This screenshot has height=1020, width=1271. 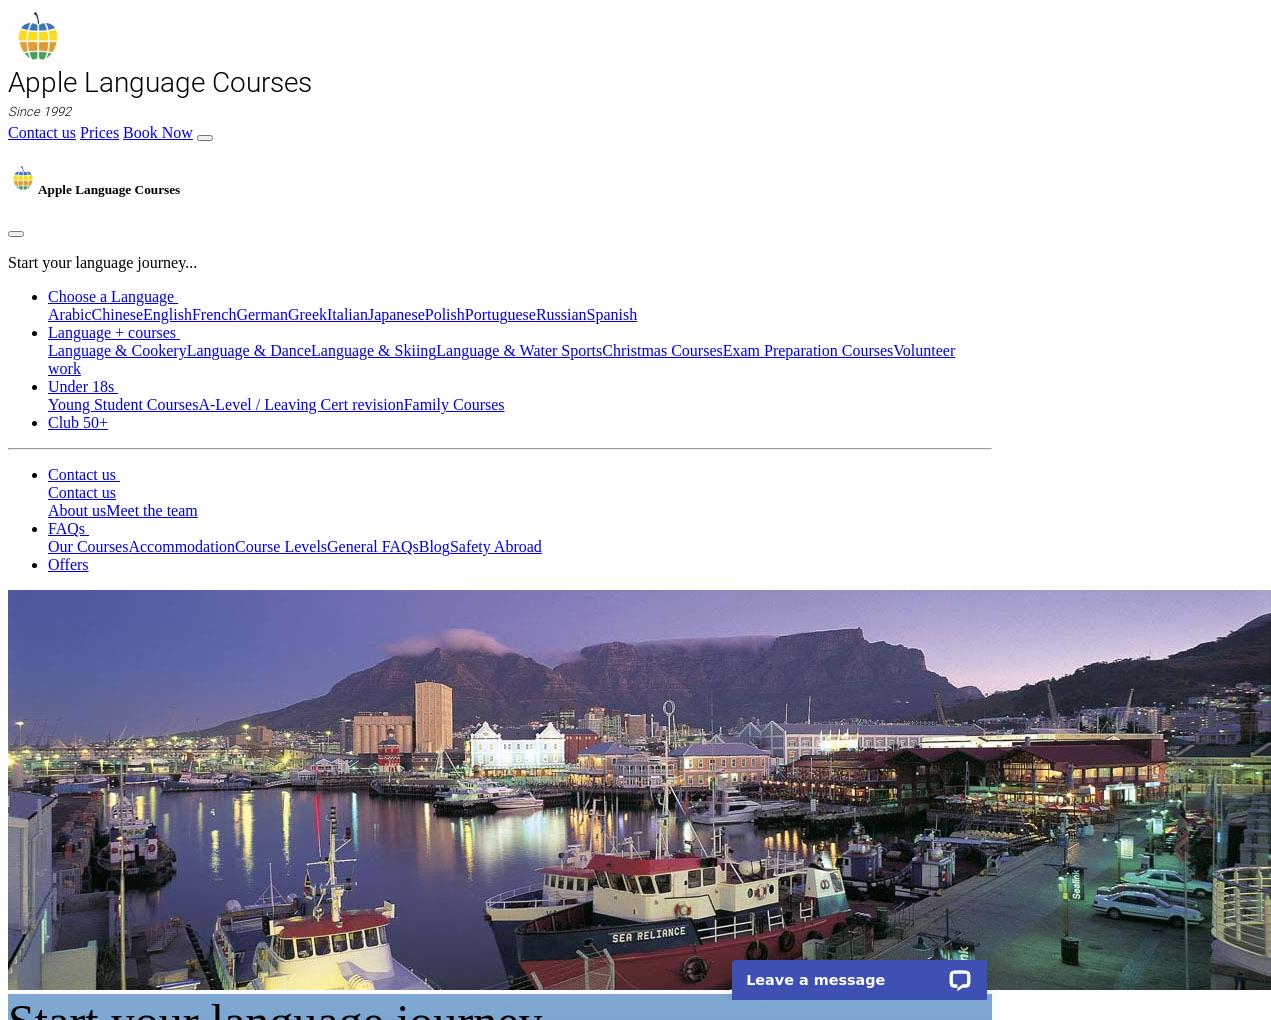 What do you see at coordinates (99, 132) in the screenshot?
I see `'Prices'` at bounding box center [99, 132].